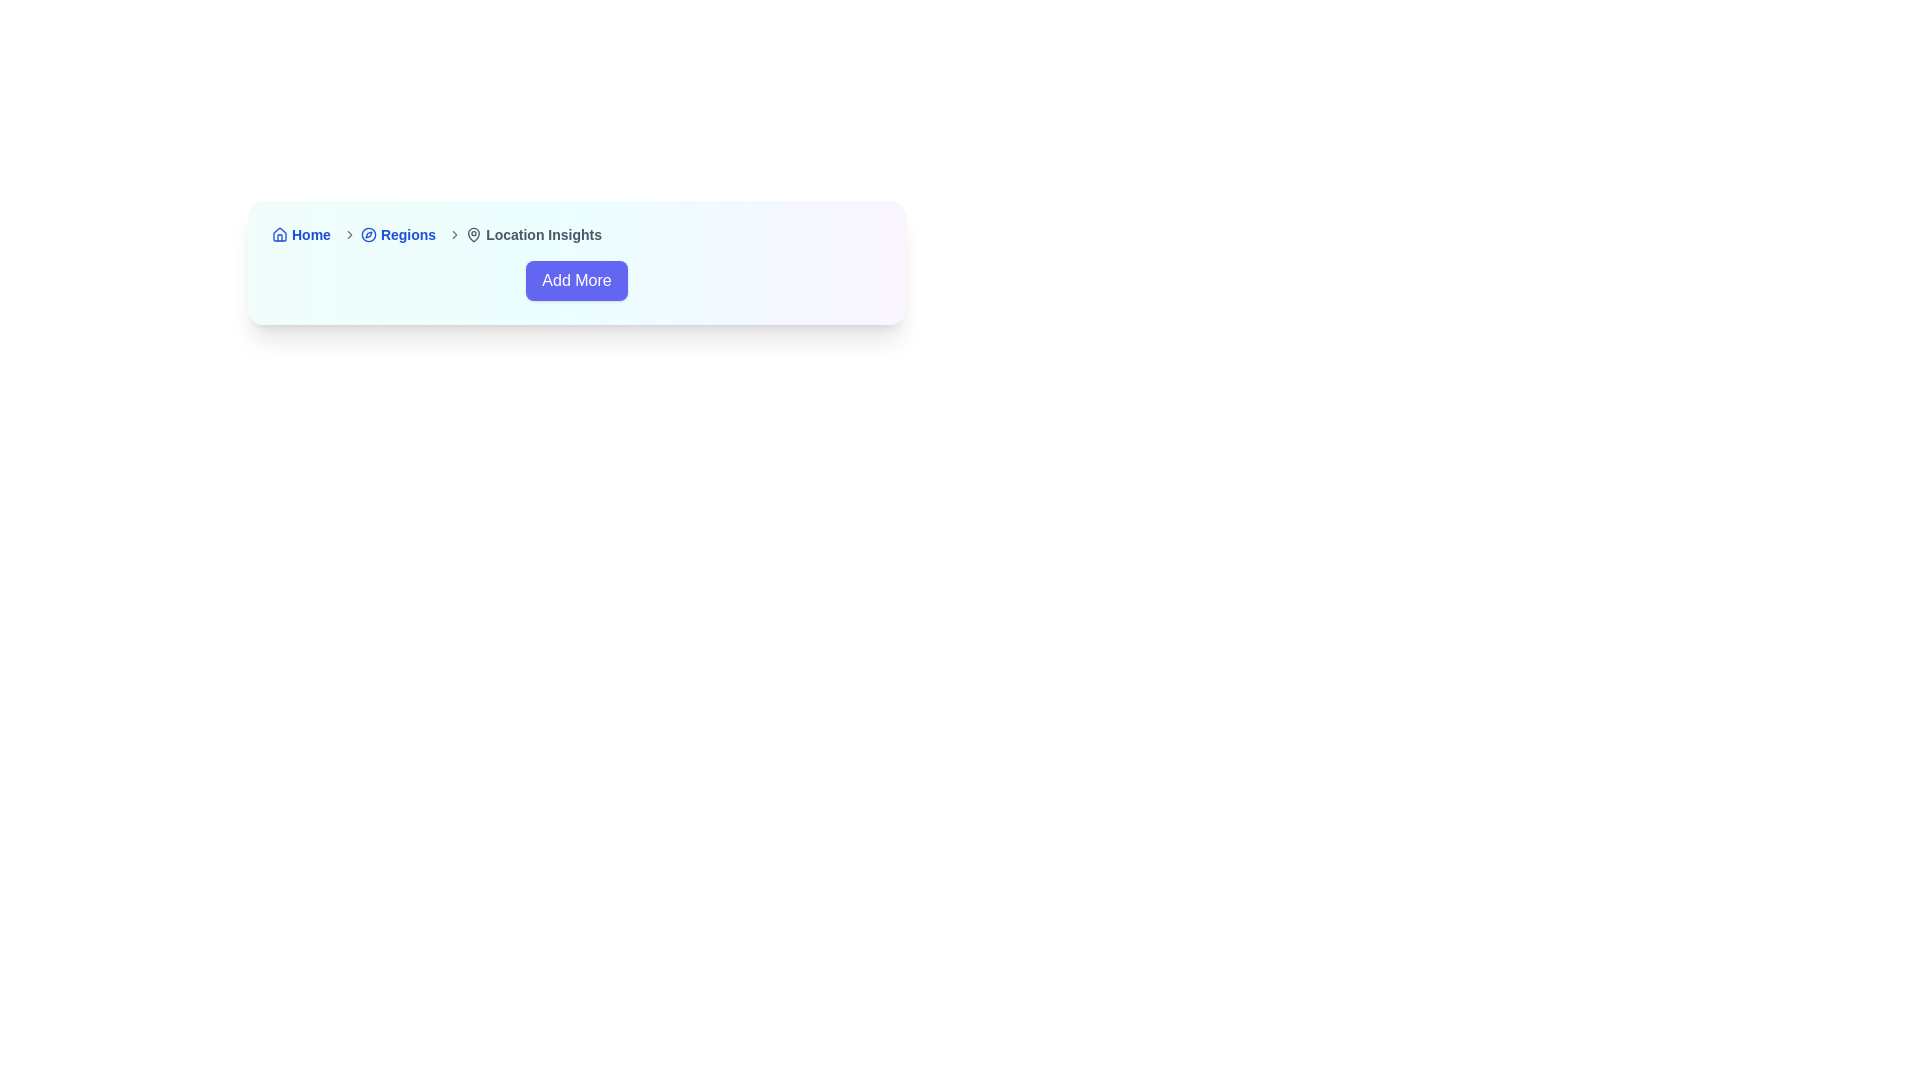  What do you see at coordinates (473, 234) in the screenshot?
I see `the map pin icon located to the left of the 'Location Insights' text label` at bounding box center [473, 234].